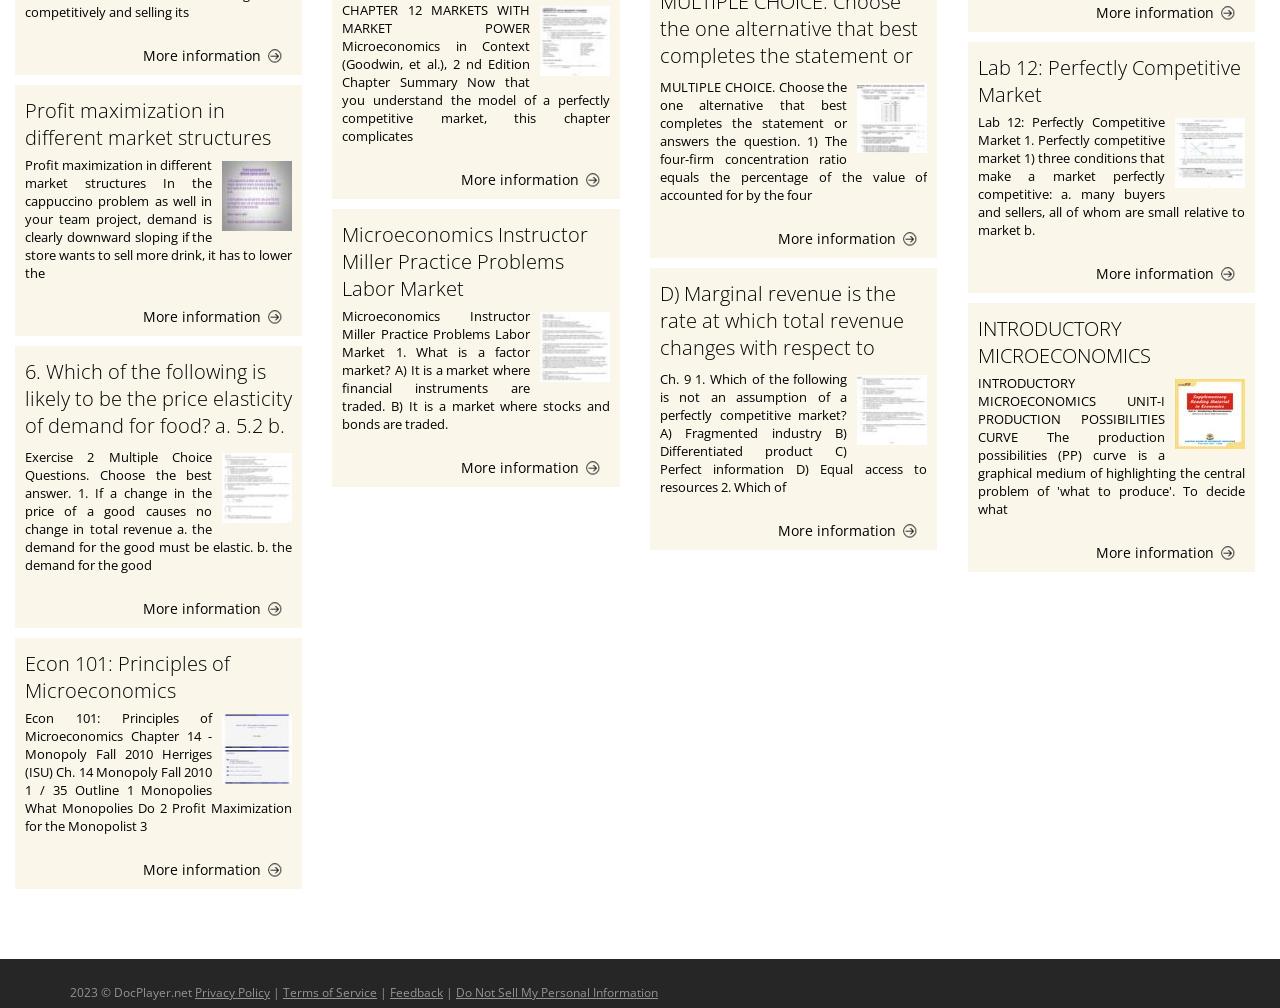 This screenshot has height=1008, width=1280. What do you see at coordinates (329, 992) in the screenshot?
I see `'Terms of Service'` at bounding box center [329, 992].